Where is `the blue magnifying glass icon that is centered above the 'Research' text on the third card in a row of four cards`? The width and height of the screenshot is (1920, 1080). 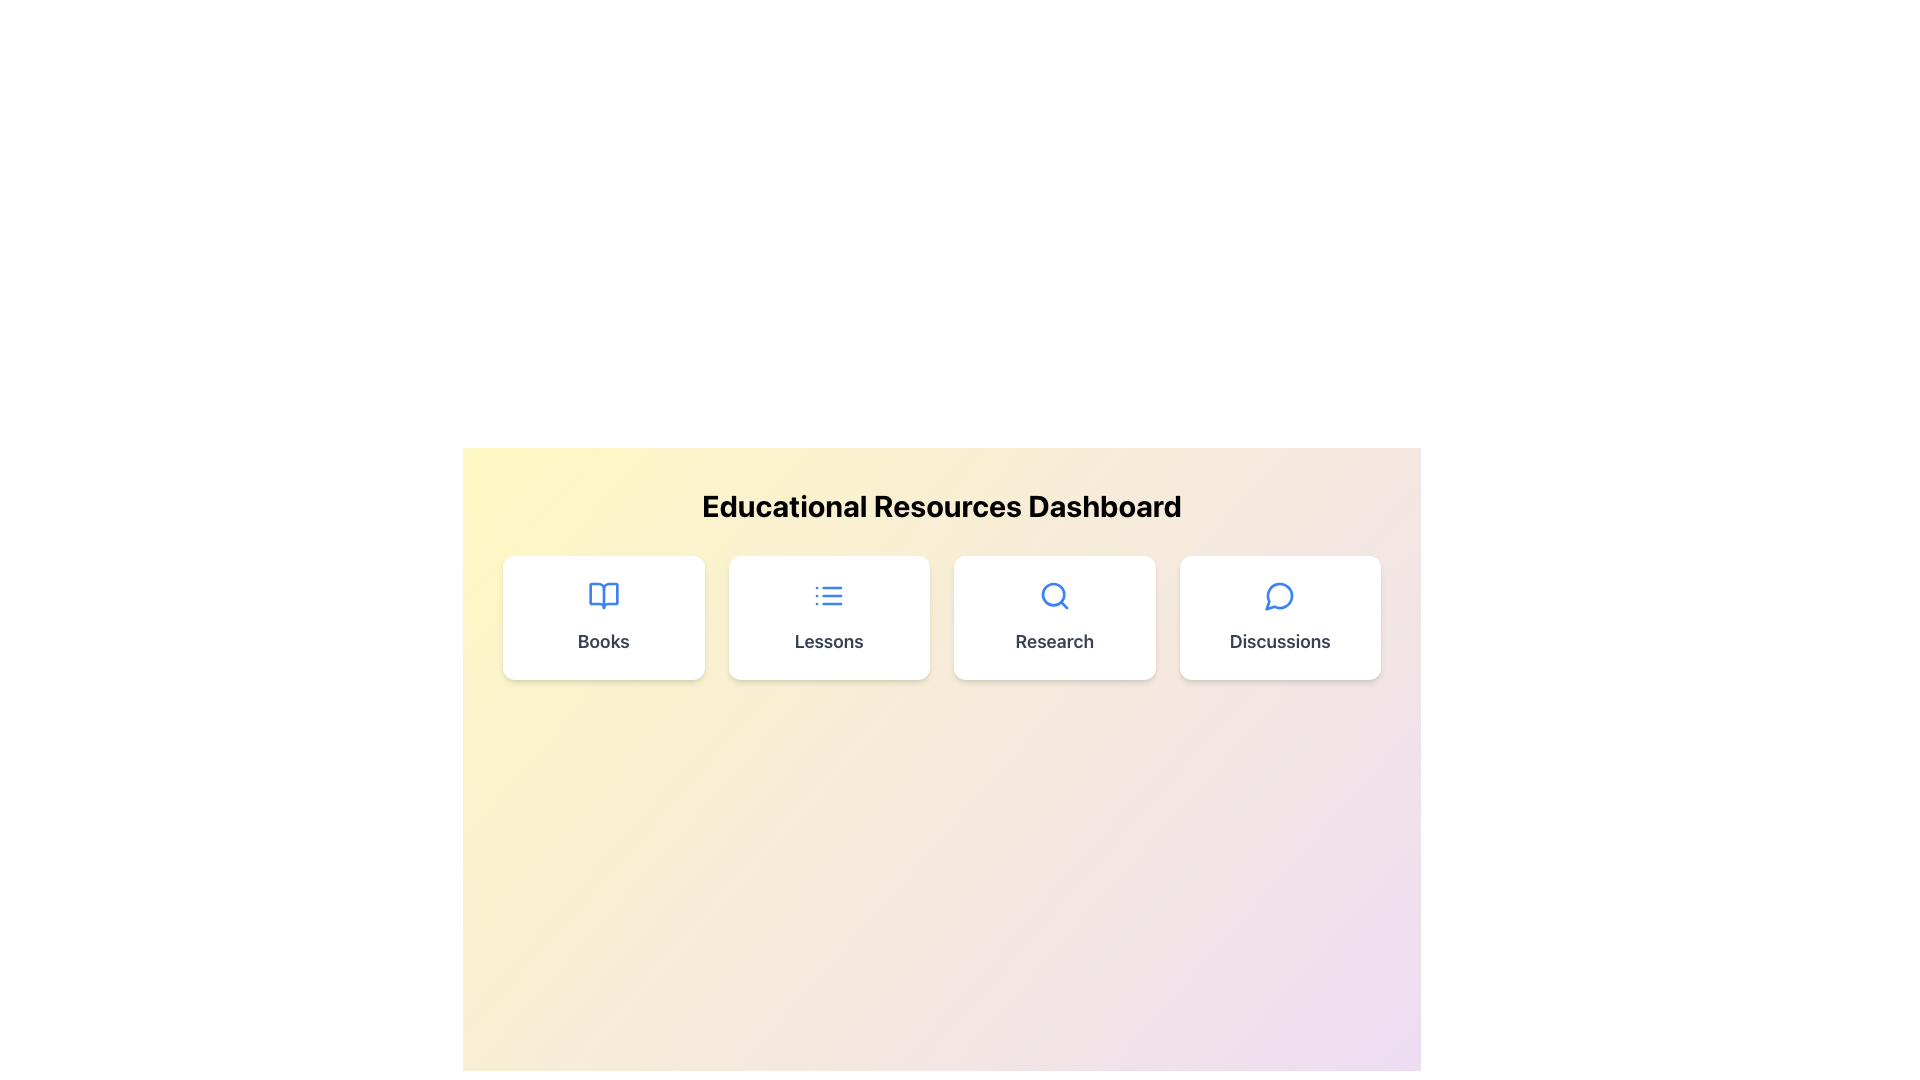 the blue magnifying glass icon that is centered above the 'Research' text on the third card in a row of four cards is located at coordinates (1053, 595).